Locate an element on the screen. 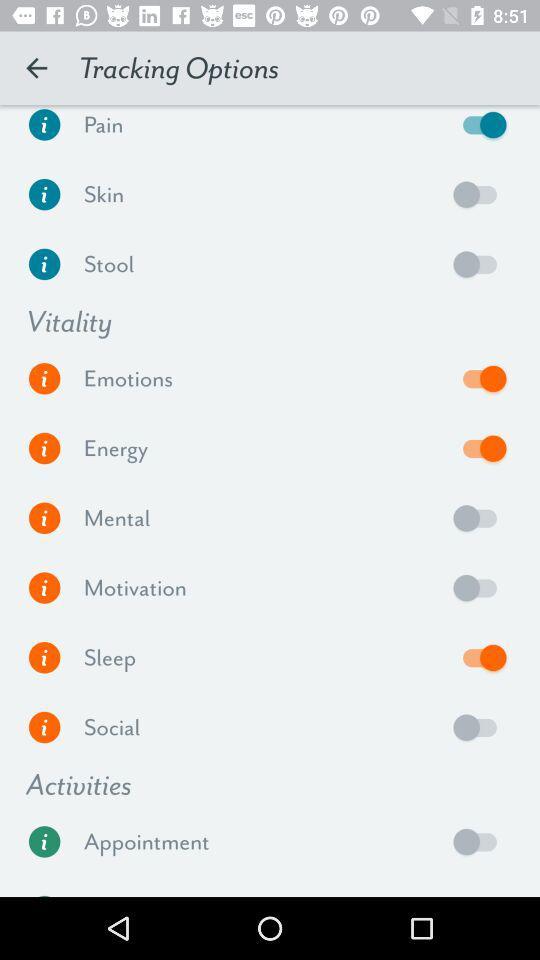  more info is located at coordinates (44, 263).